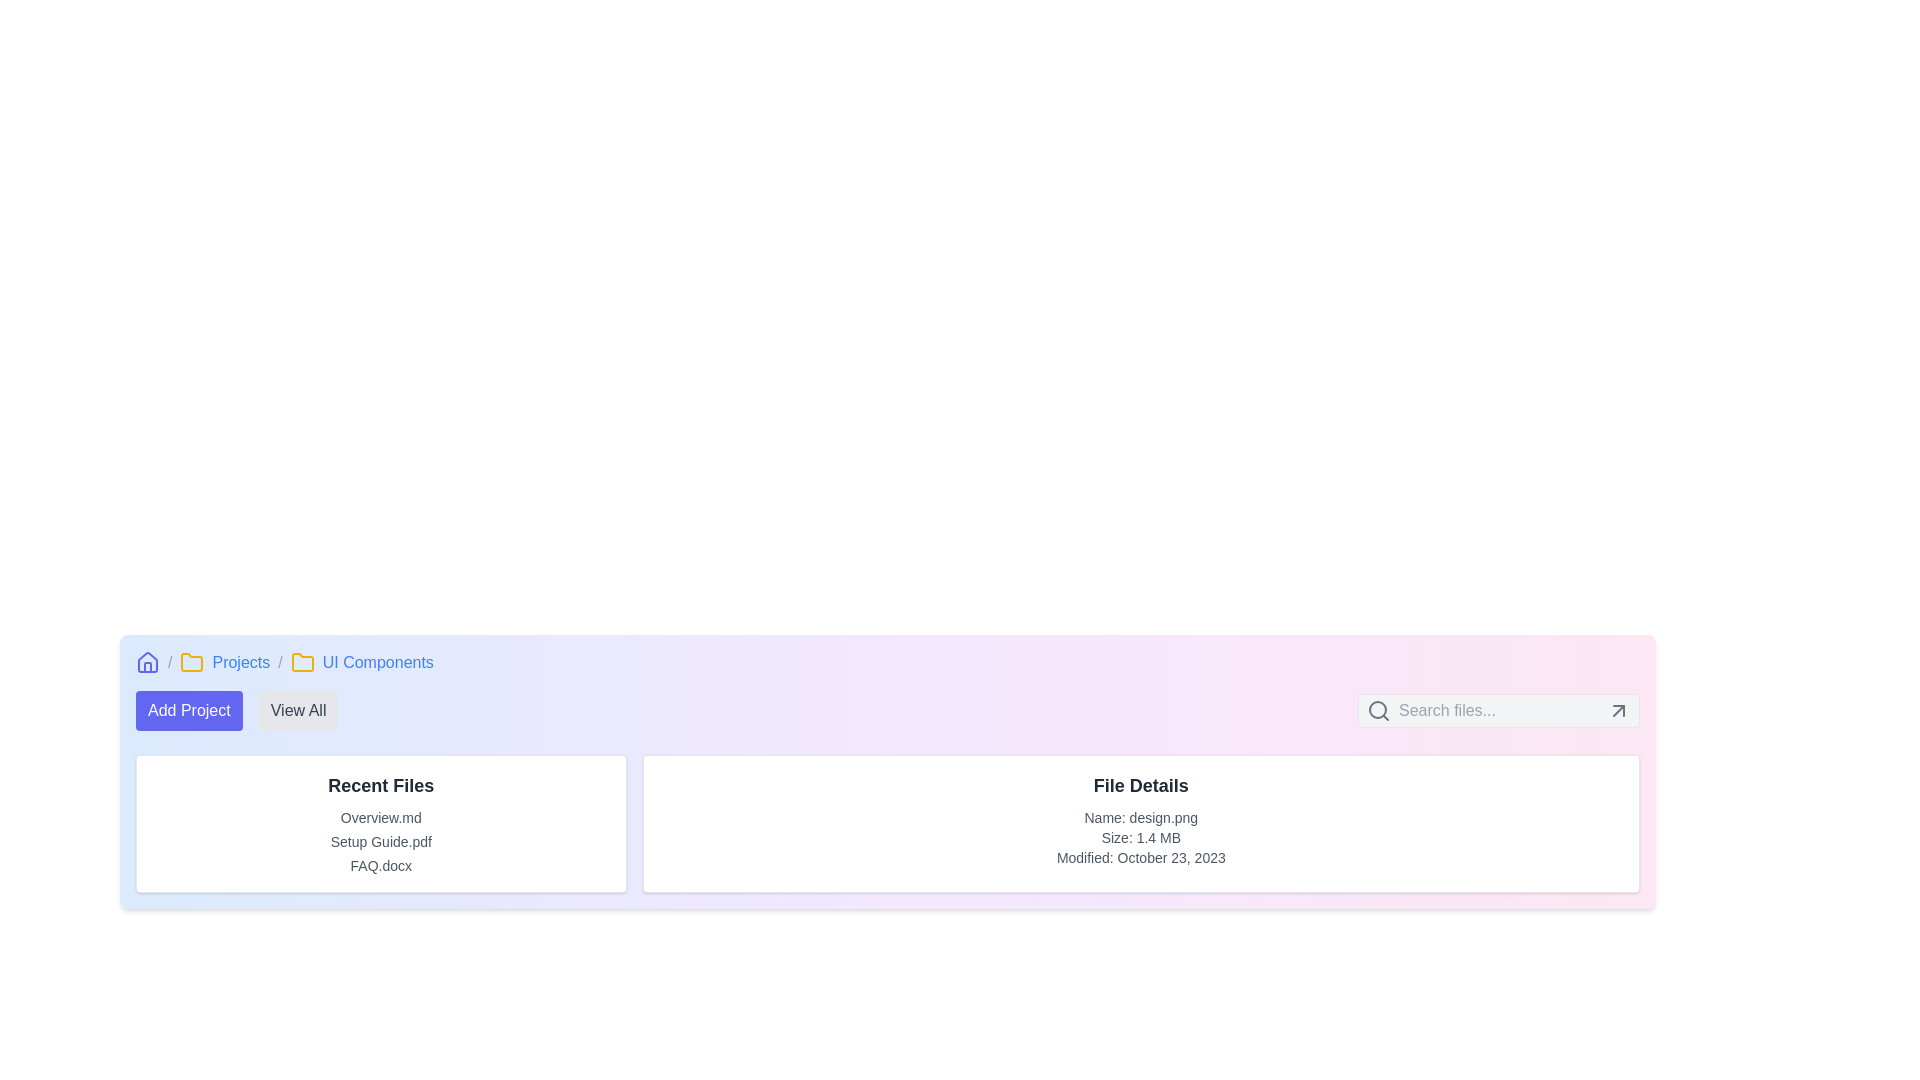  Describe the element at coordinates (1141, 837) in the screenshot. I see `the static text label displaying the file size of 'design.png', which is located in the middle panel labeled 'File Details' as the third listed item` at that location.